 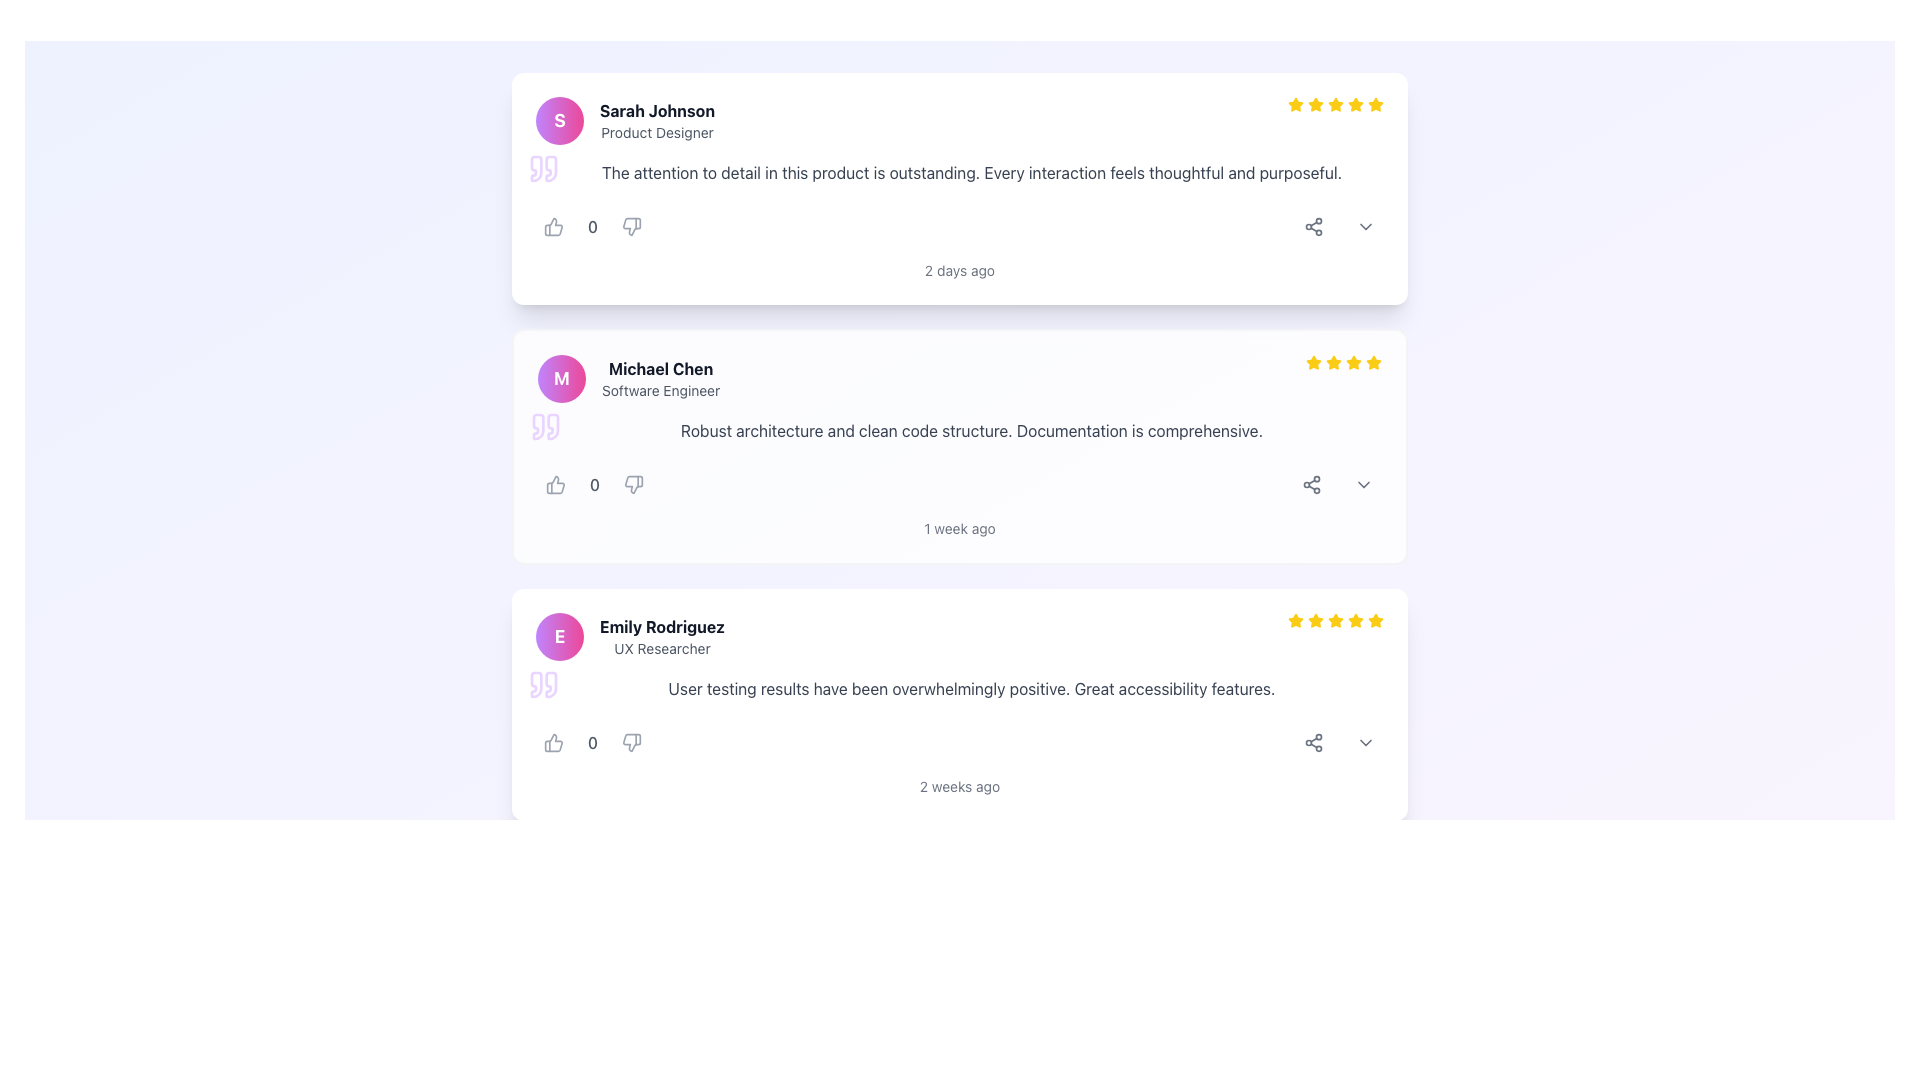 I want to click on the fifth yellow star icon in the five-star rating system to assign a five-star rating, so click(x=1356, y=104).